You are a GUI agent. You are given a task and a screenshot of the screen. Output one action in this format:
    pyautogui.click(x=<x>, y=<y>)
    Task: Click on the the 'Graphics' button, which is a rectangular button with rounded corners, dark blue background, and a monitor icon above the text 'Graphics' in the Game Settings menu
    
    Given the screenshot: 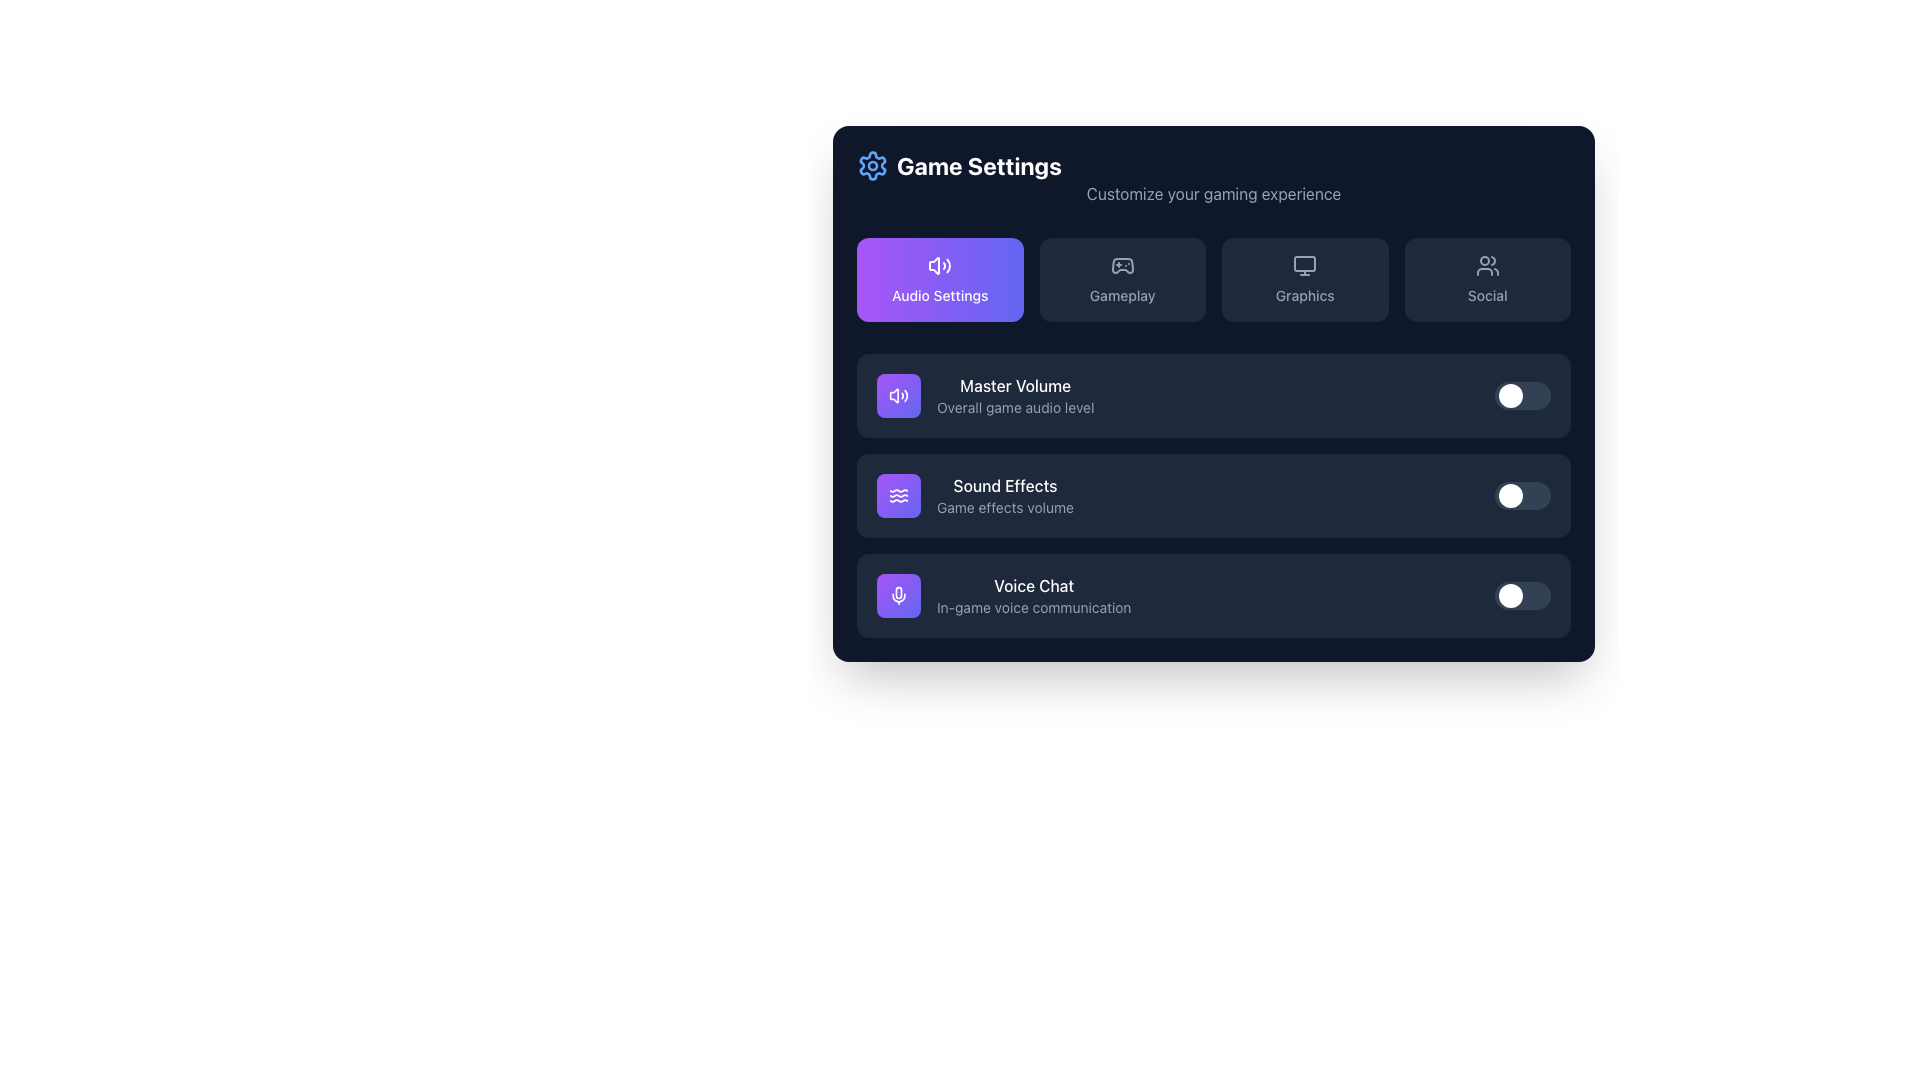 What is the action you would take?
    pyautogui.click(x=1305, y=280)
    